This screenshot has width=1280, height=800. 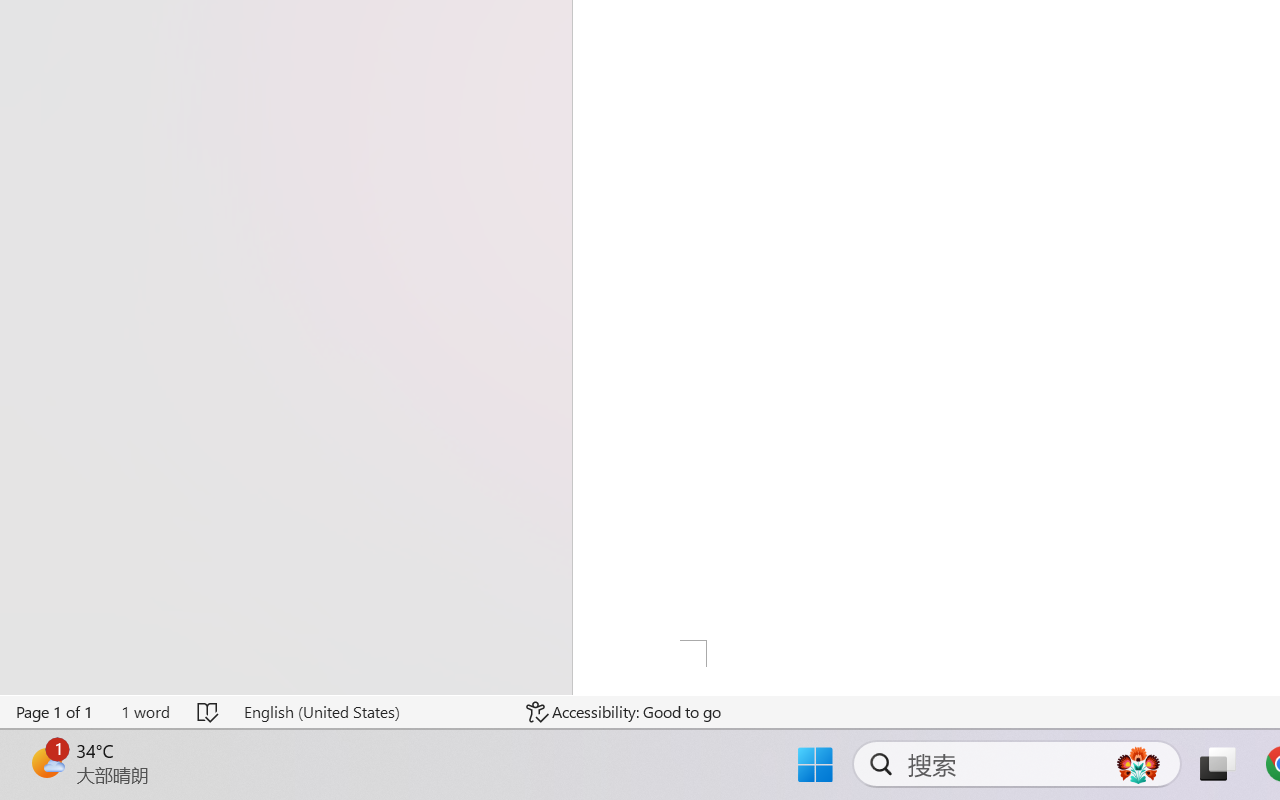 I want to click on 'Accessibility Checker Accessibility: Good to go', so click(x=623, y=711).